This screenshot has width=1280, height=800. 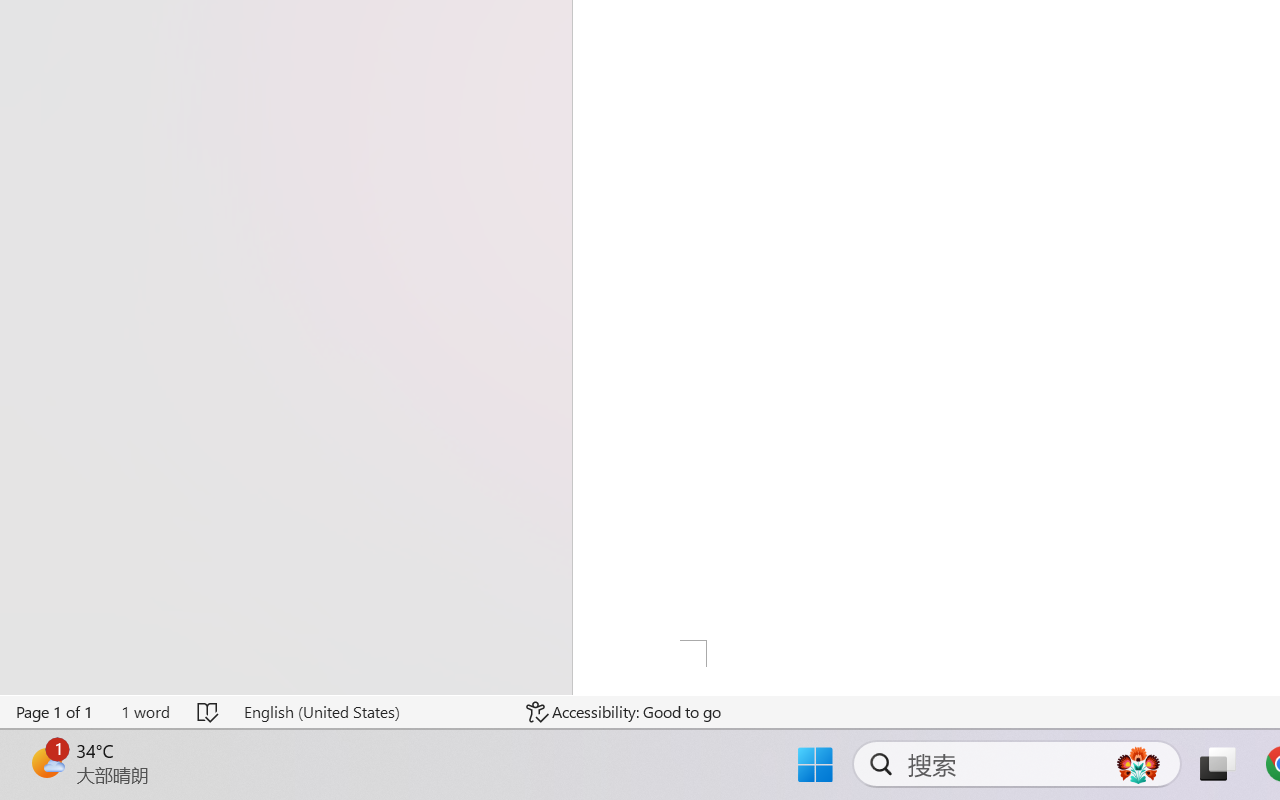 I want to click on 'Accessibility Checker Accessibility: Good to go', so click(x=623, y=711).